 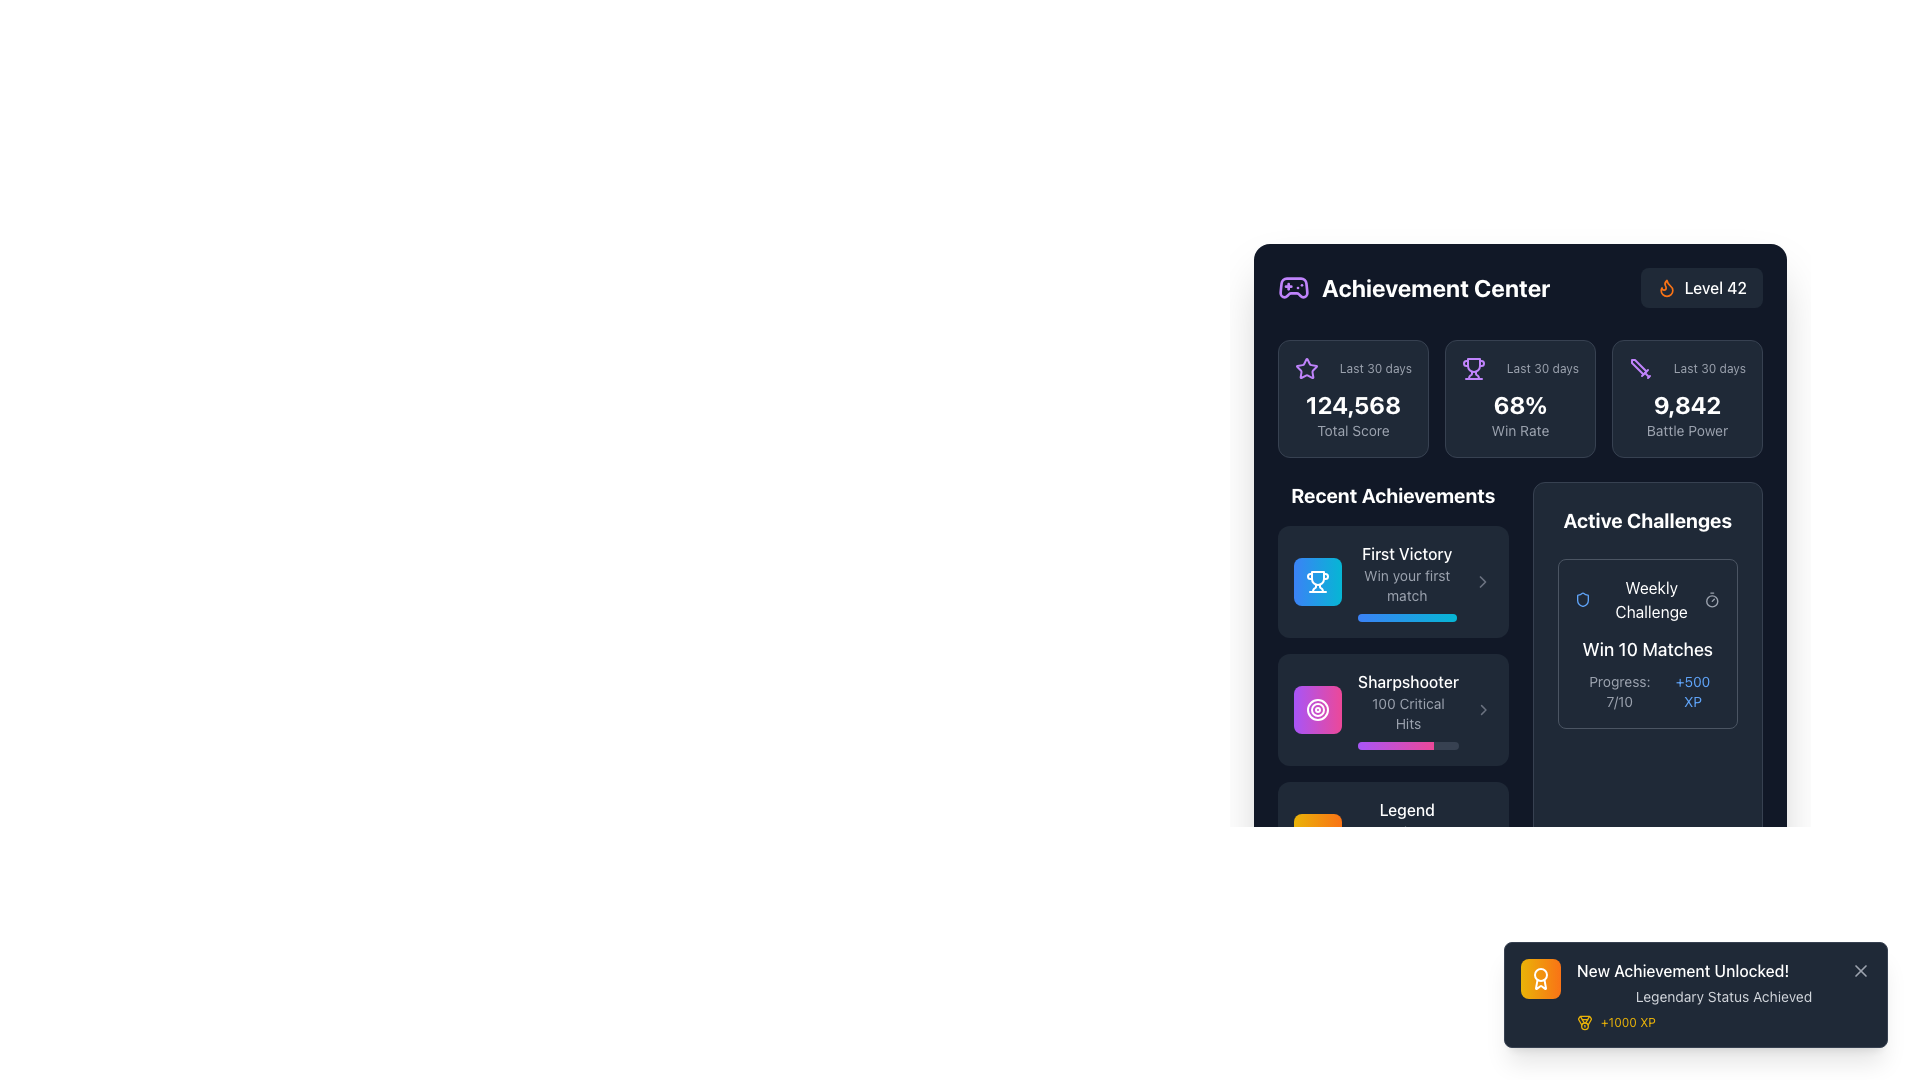 I want to click on the 'Sharpshooter' achievement card, which is the second card in the 'Recent Achievements' section, so click(x=1392, y=708).